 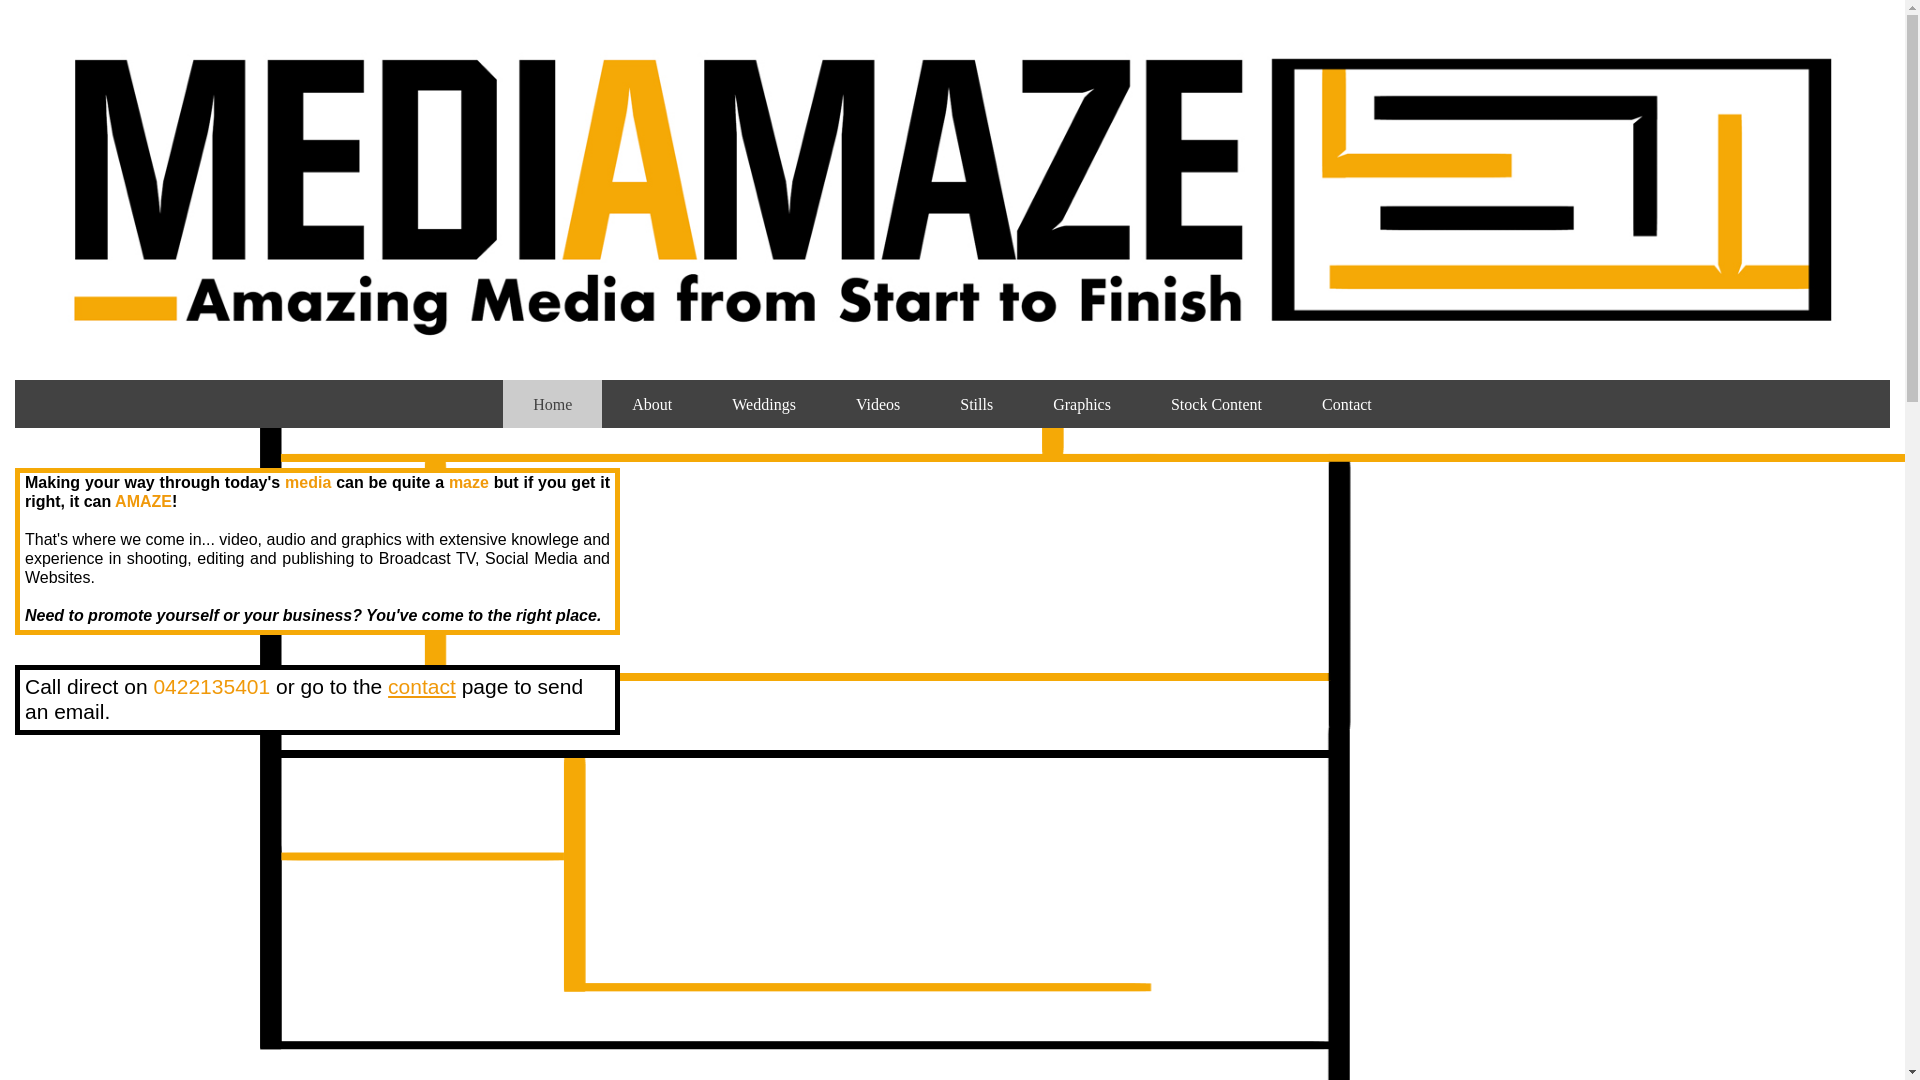 What do you see at coordinates (878, 404) in the screenshot?
I see `'Videos'` at bounding box center [878, 404].